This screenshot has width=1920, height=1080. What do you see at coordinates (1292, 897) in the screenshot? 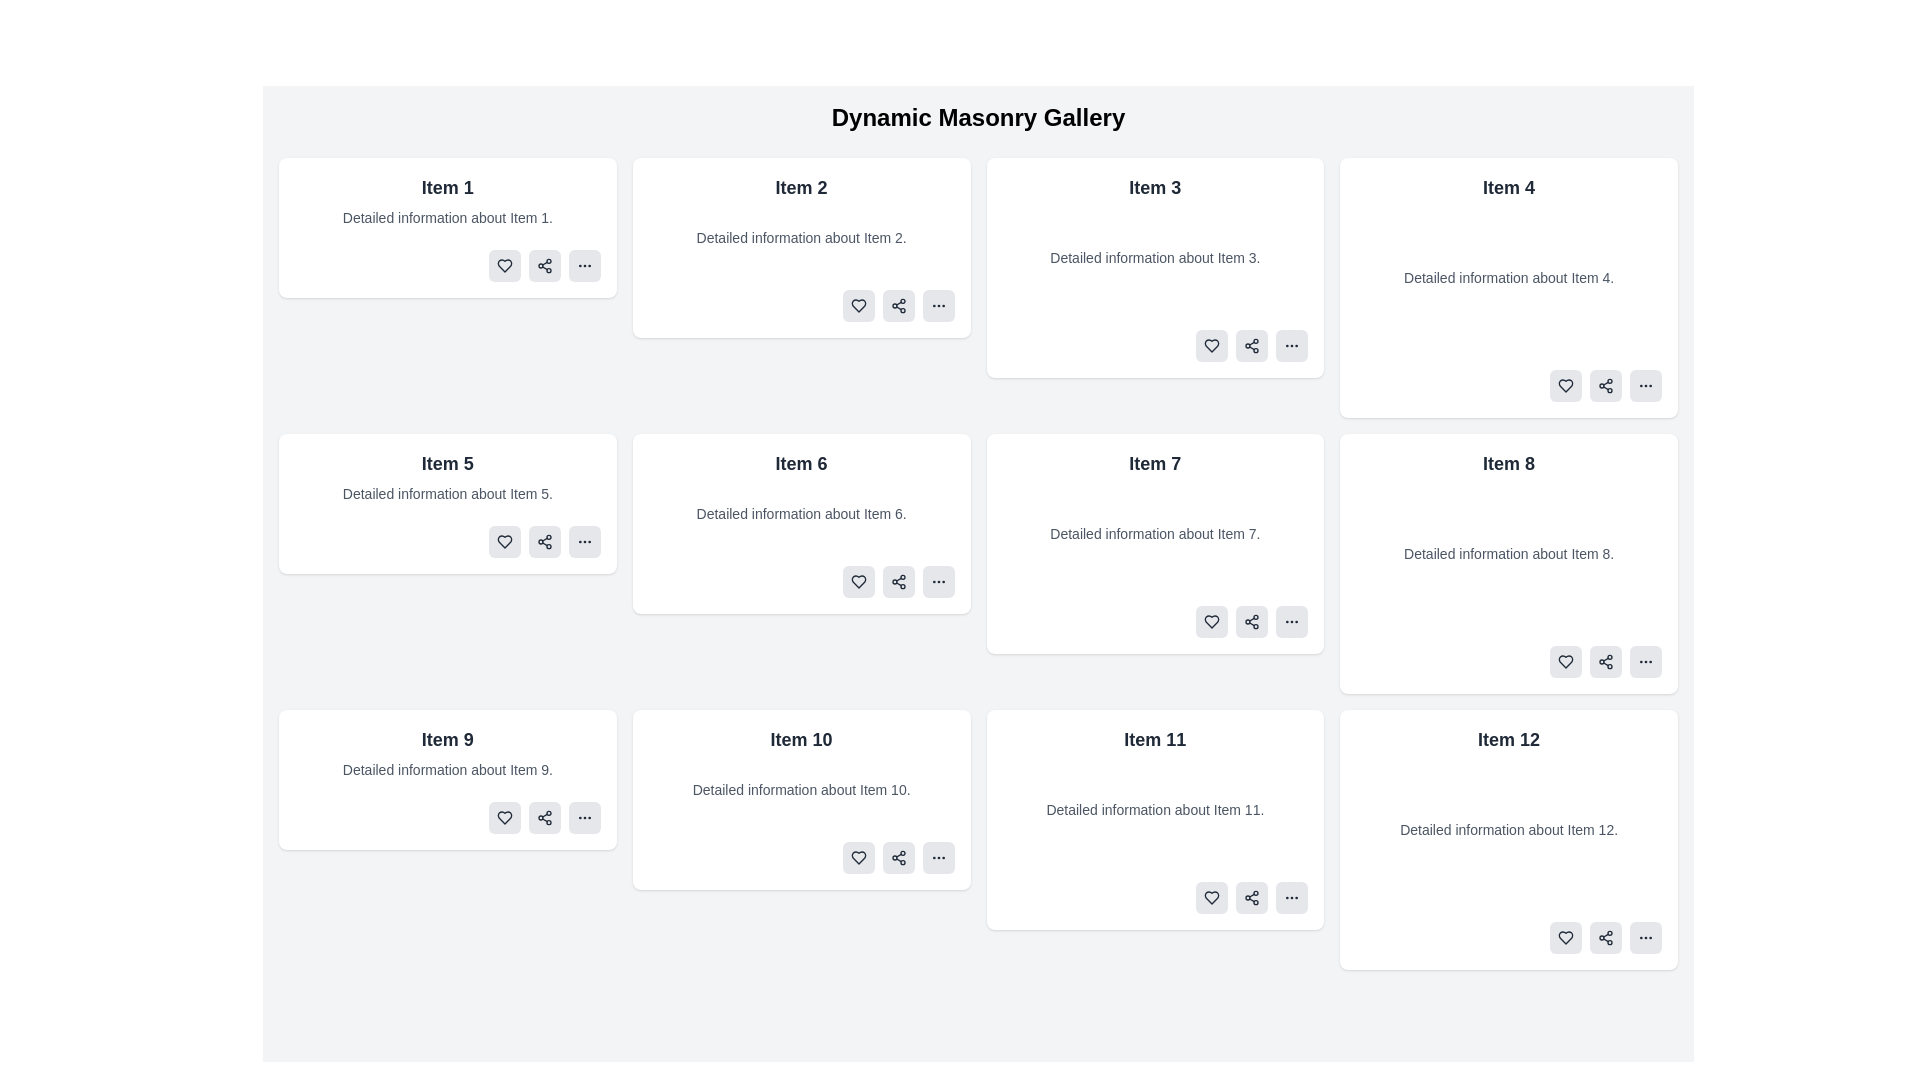
I see `the icon button located to the far right within the row of icons inside the card labeled 'Item 11'` at bounding box center [1292, 897].